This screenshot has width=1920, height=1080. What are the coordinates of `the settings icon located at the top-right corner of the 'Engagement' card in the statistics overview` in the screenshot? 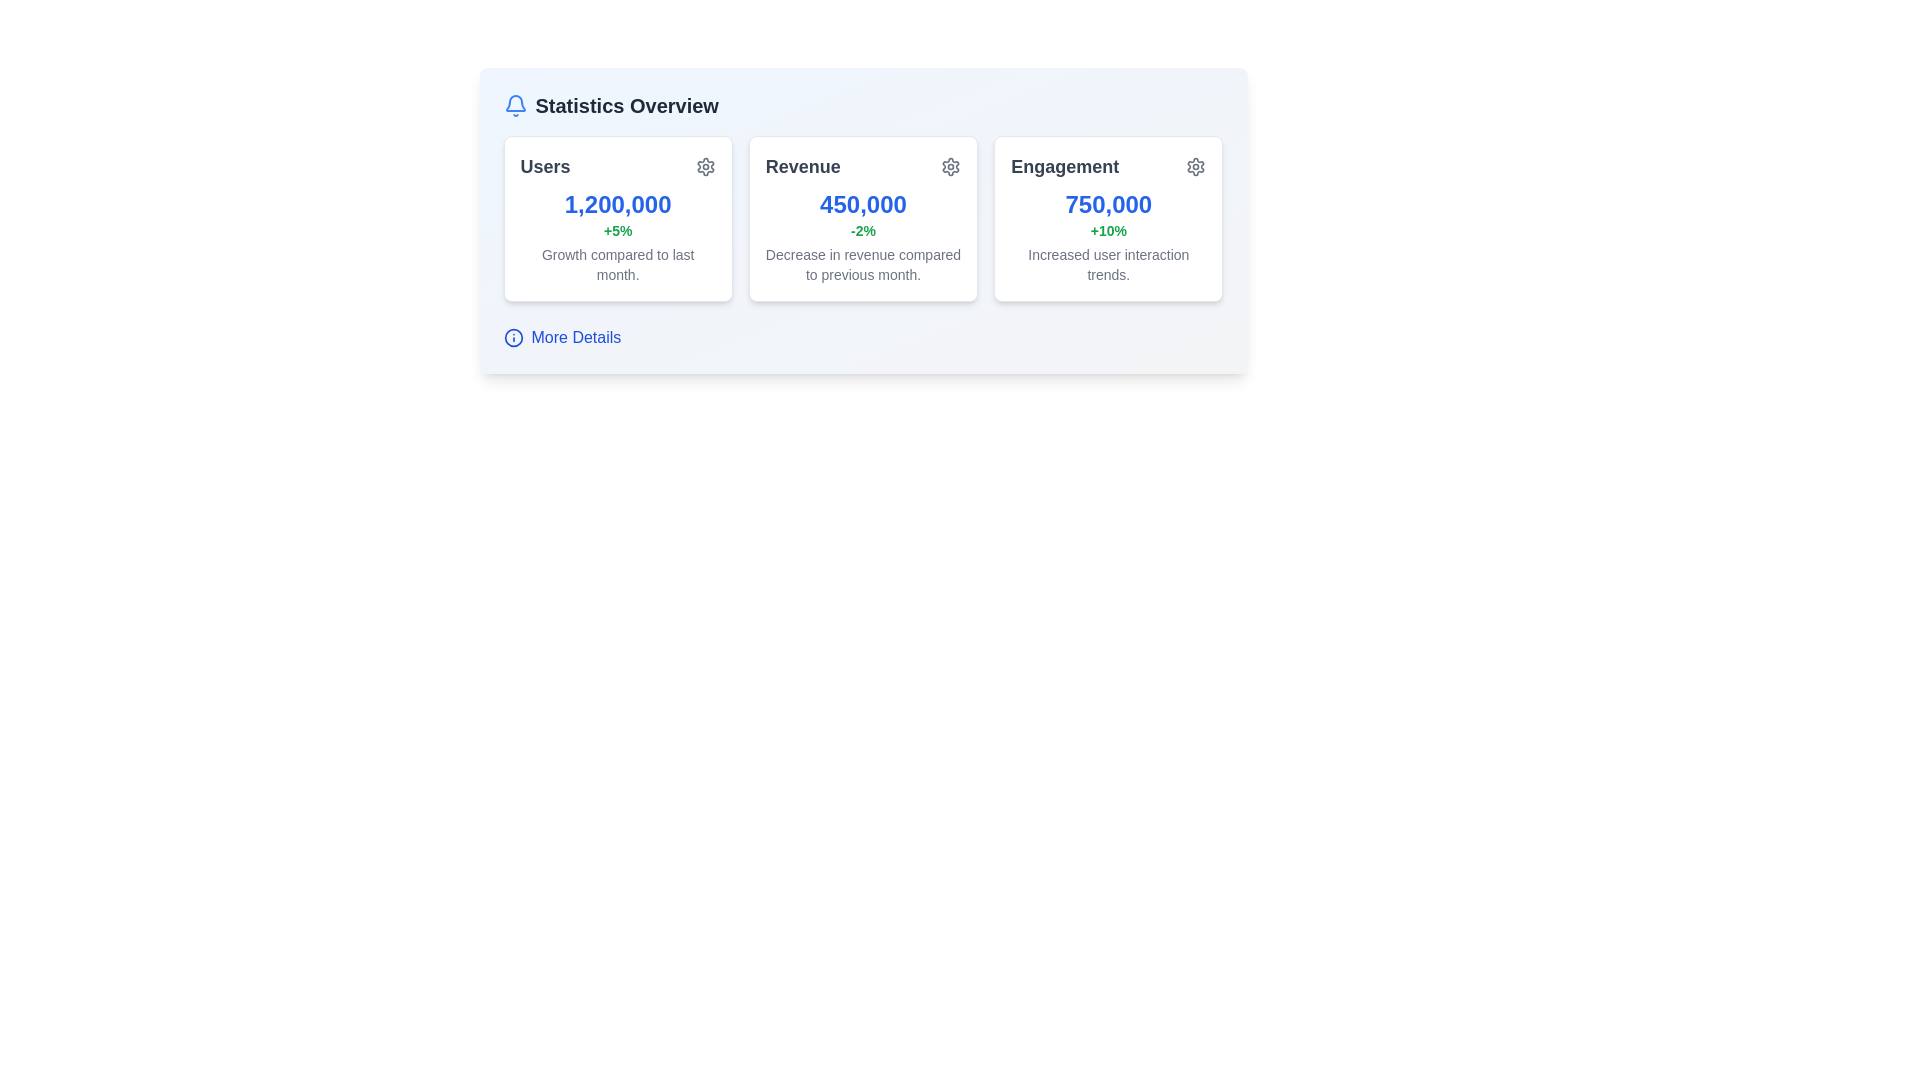 It's located at (1196, 165).